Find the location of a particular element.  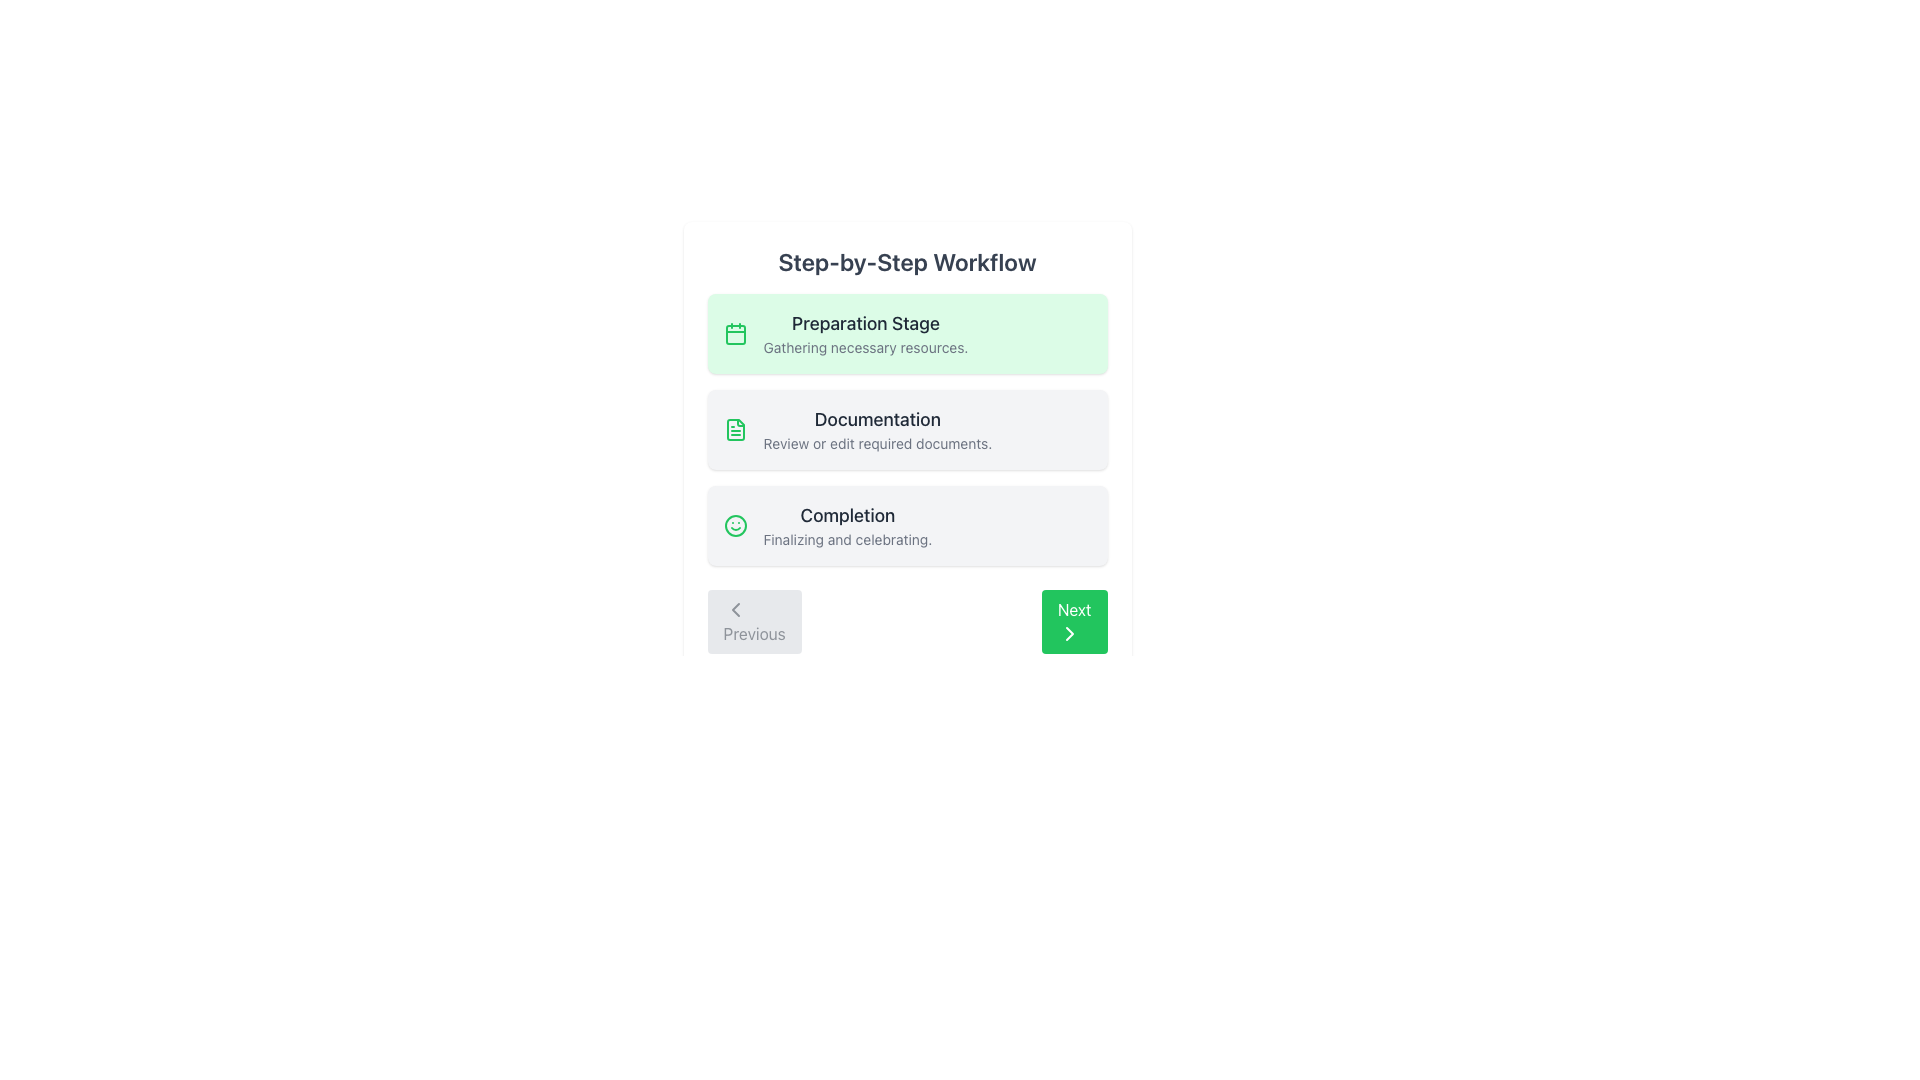

the text element displaying 'Finalizing and celebrating.' which is positioned beneath the bold heading 'Completion' in the workflow interface is located at coordinates (847, 540).